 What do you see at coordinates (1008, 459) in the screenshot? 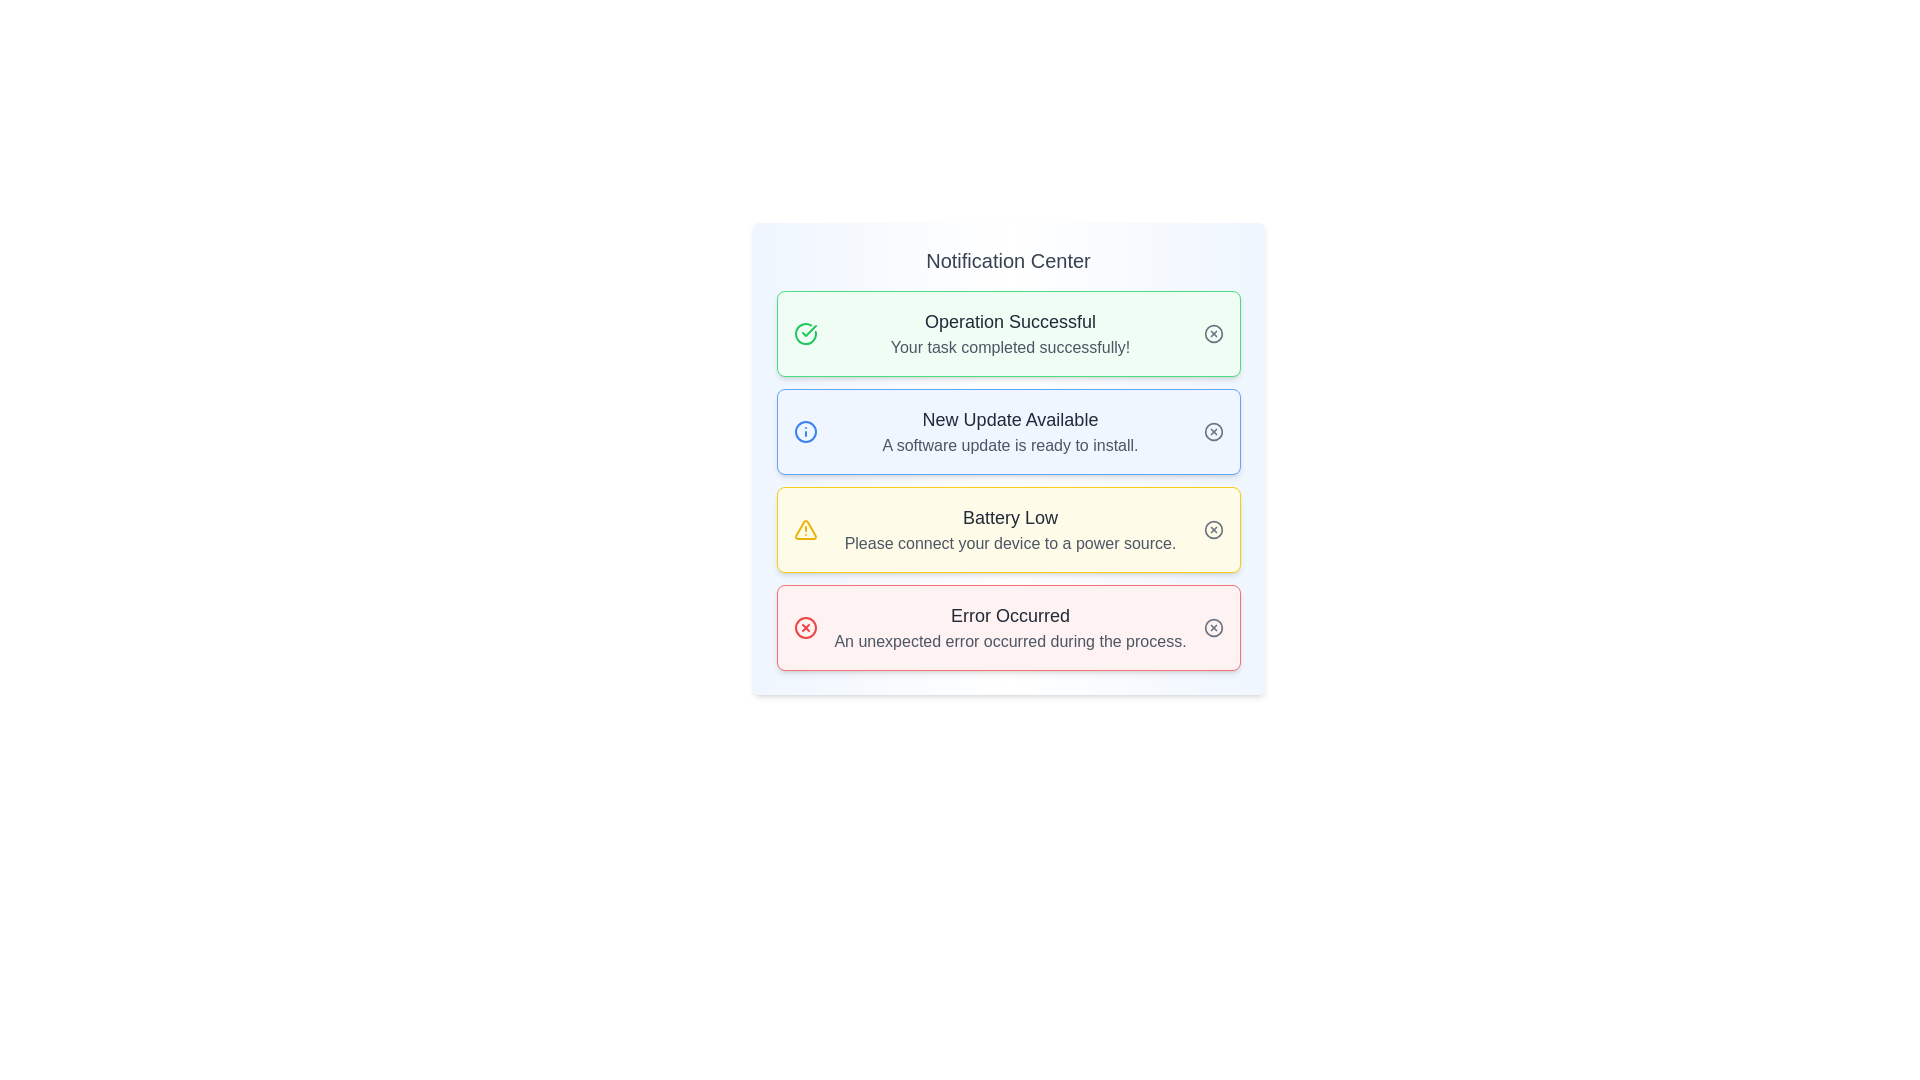
I see `the second notification card` at bounding box center [1008, 459].